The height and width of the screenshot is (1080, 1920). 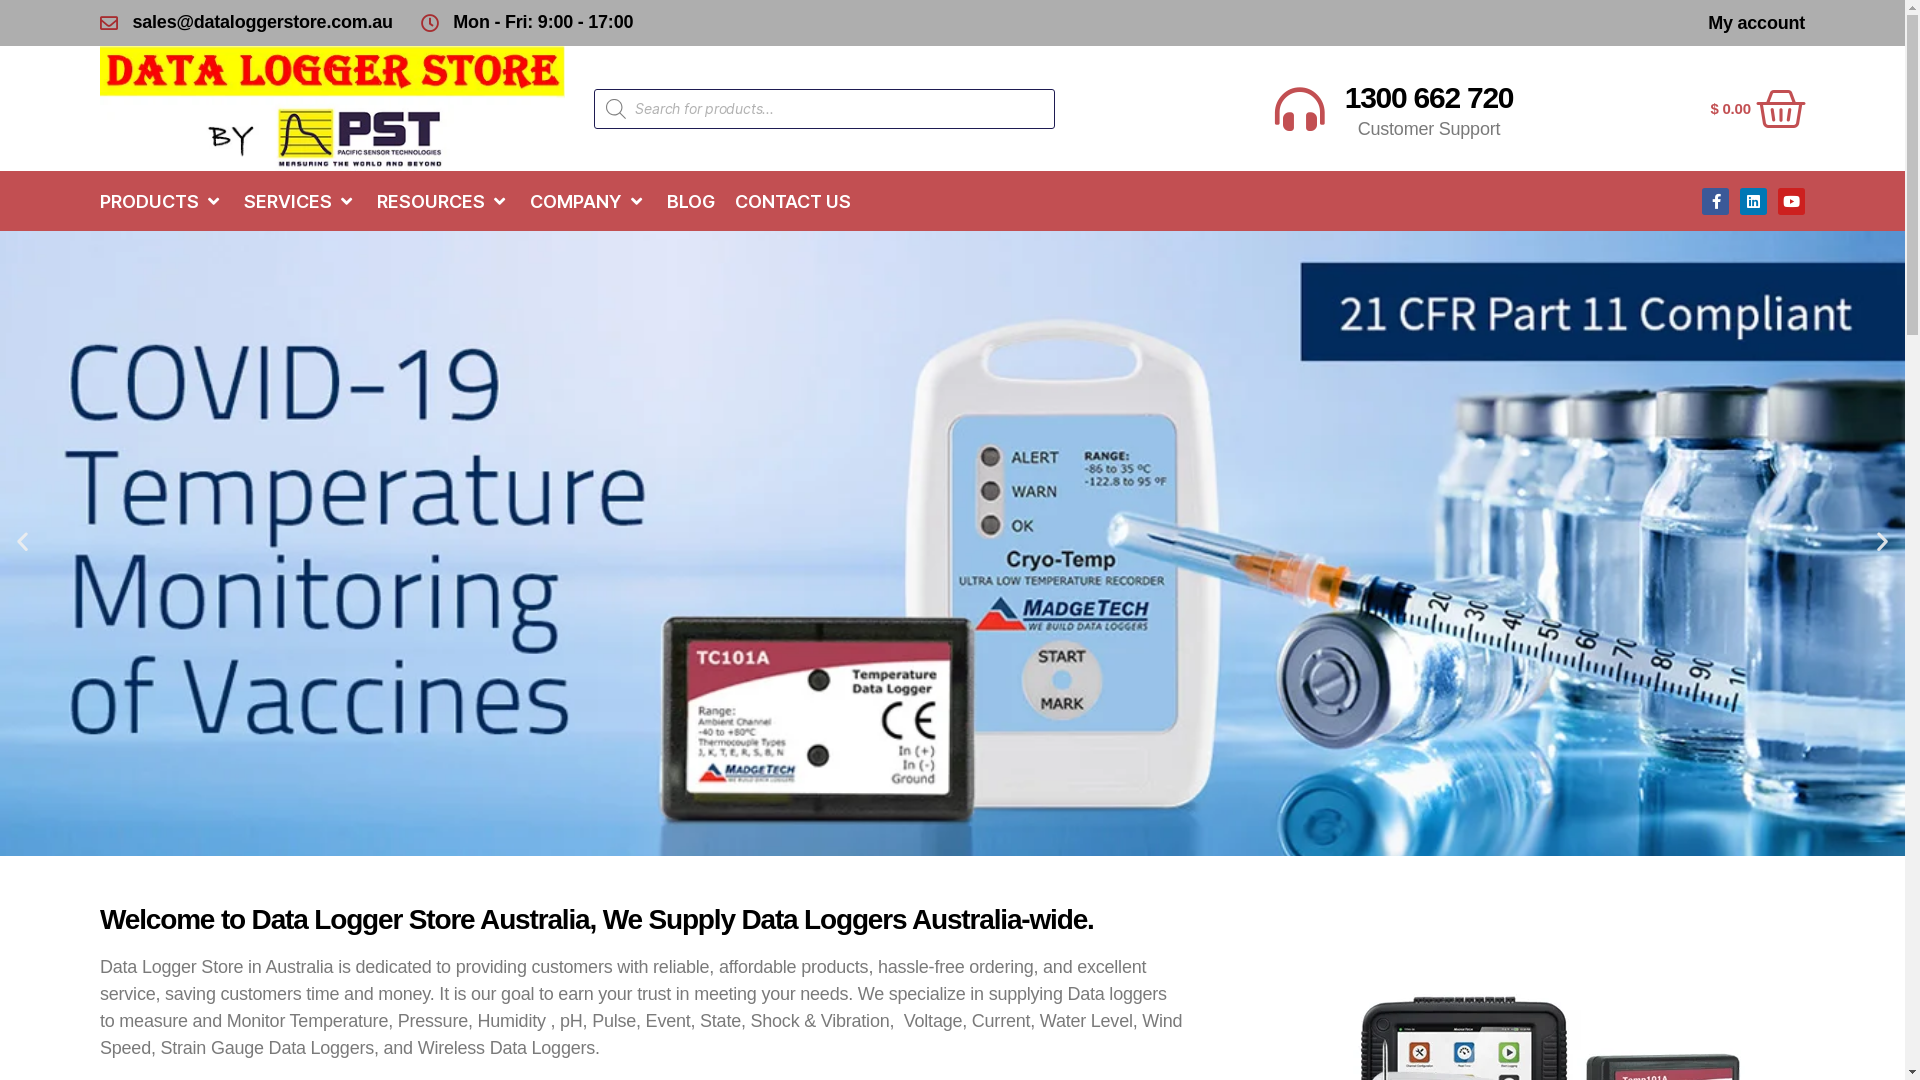 What do you see at coordinates (1755, 23) in the screenshot?
I see `'My account'` at bounding box center [1755, 23].